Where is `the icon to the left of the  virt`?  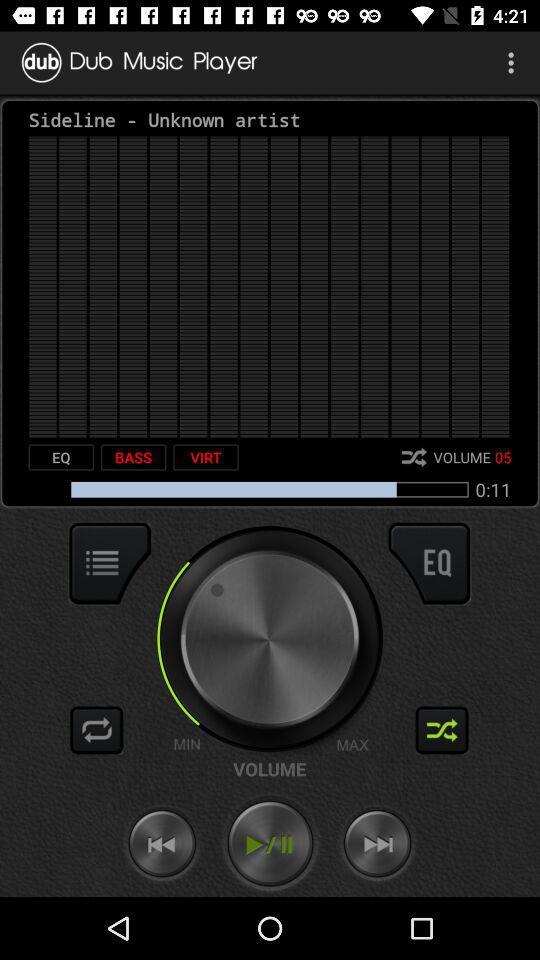
the icon to the left of the  virt is located at coordinates (133, 457).